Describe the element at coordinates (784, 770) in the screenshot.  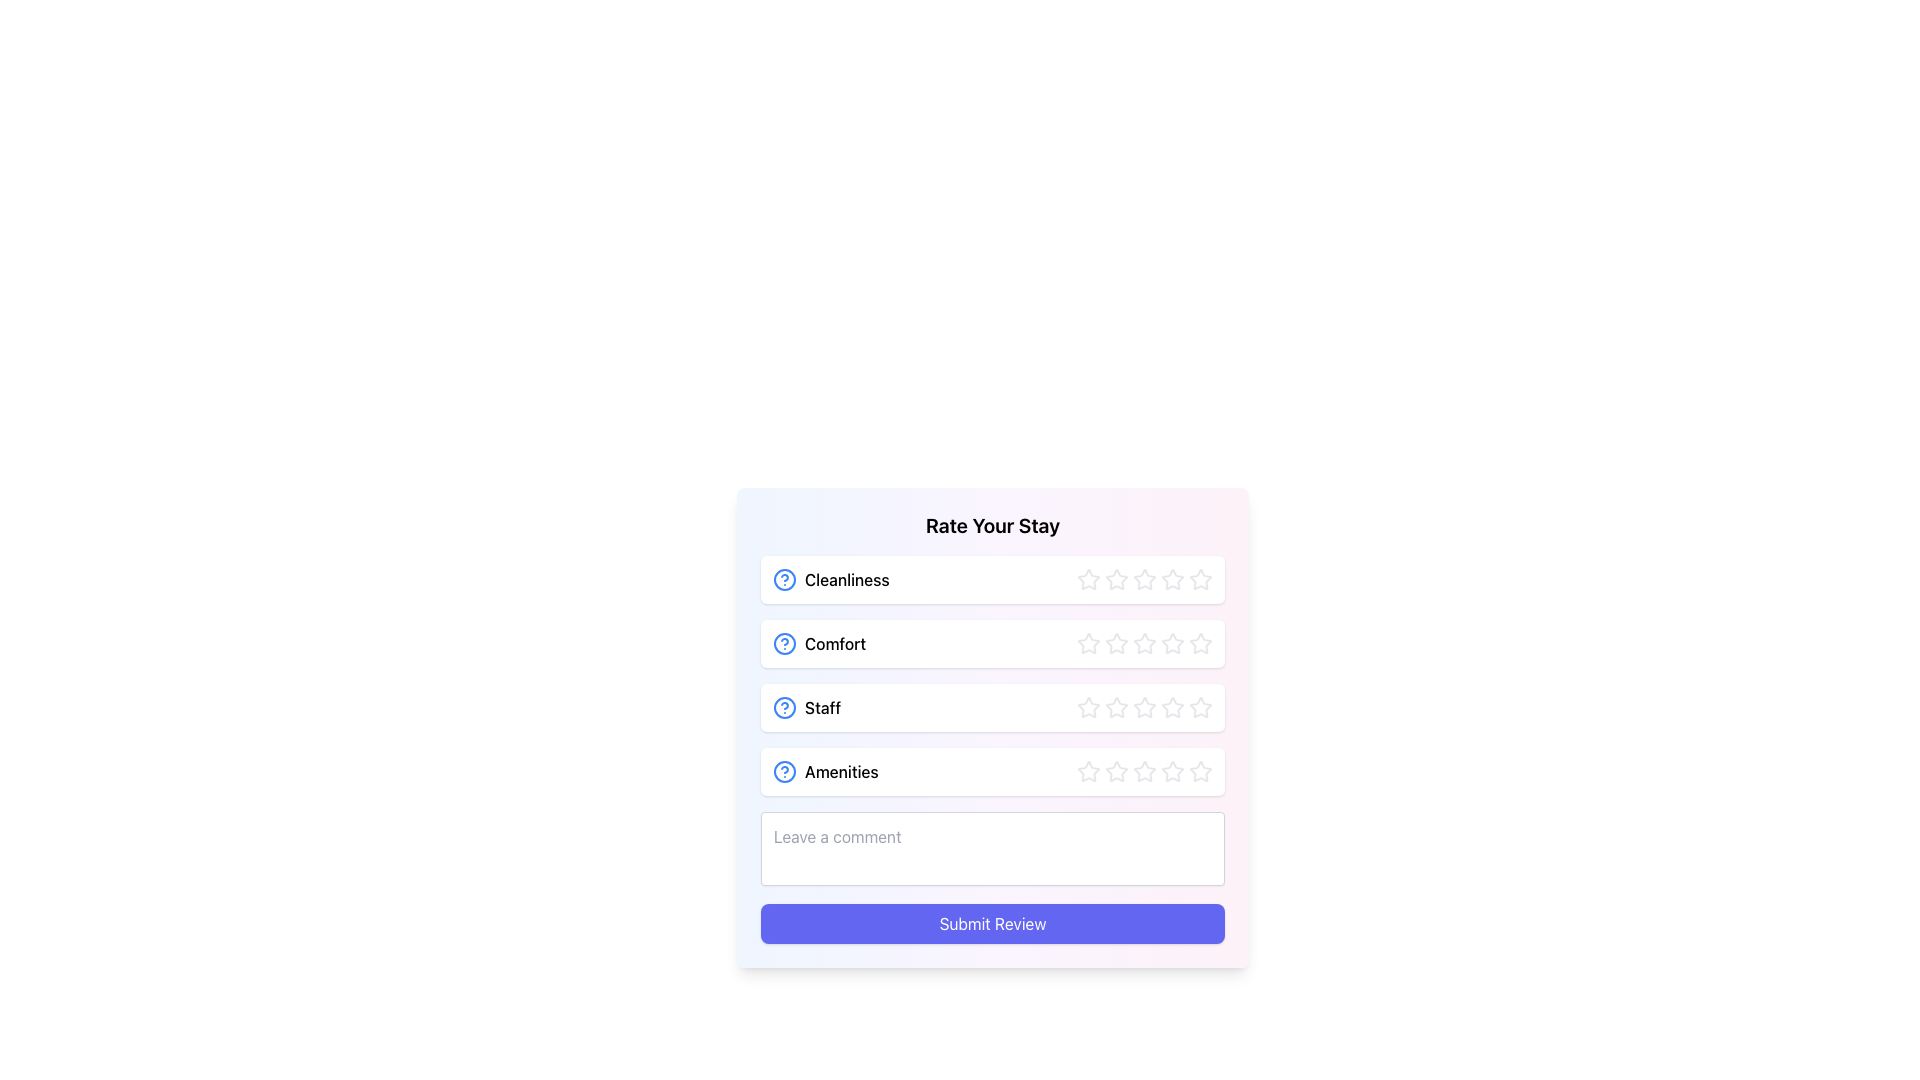
I see `the blue-bordered circle filled with white, located within the 'Amenities' row of the form, to the left of the text label` at that location.